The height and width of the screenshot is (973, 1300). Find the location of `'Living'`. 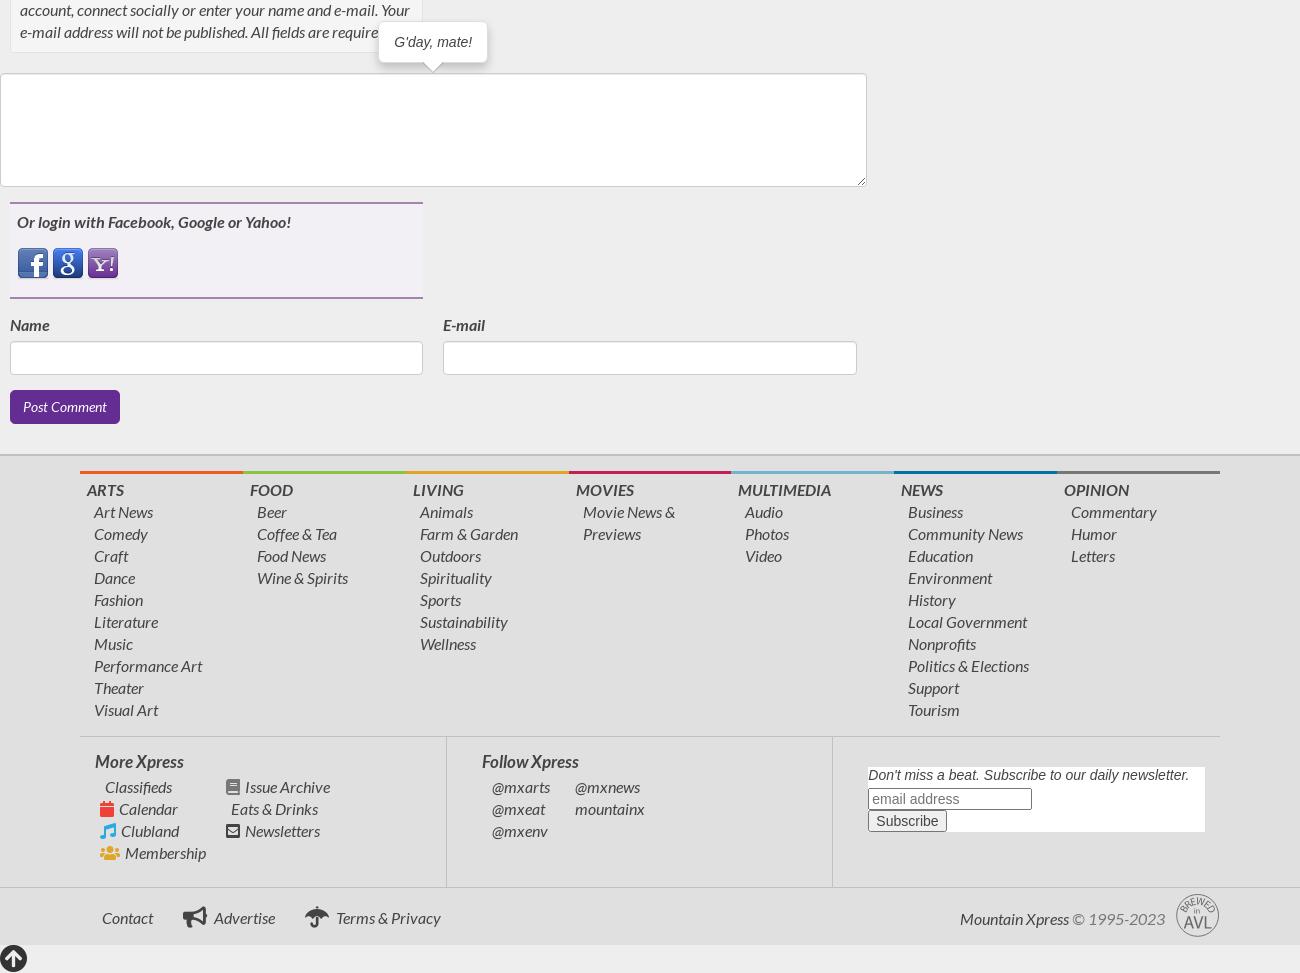

'Living' is located at coordinates (436, 487).